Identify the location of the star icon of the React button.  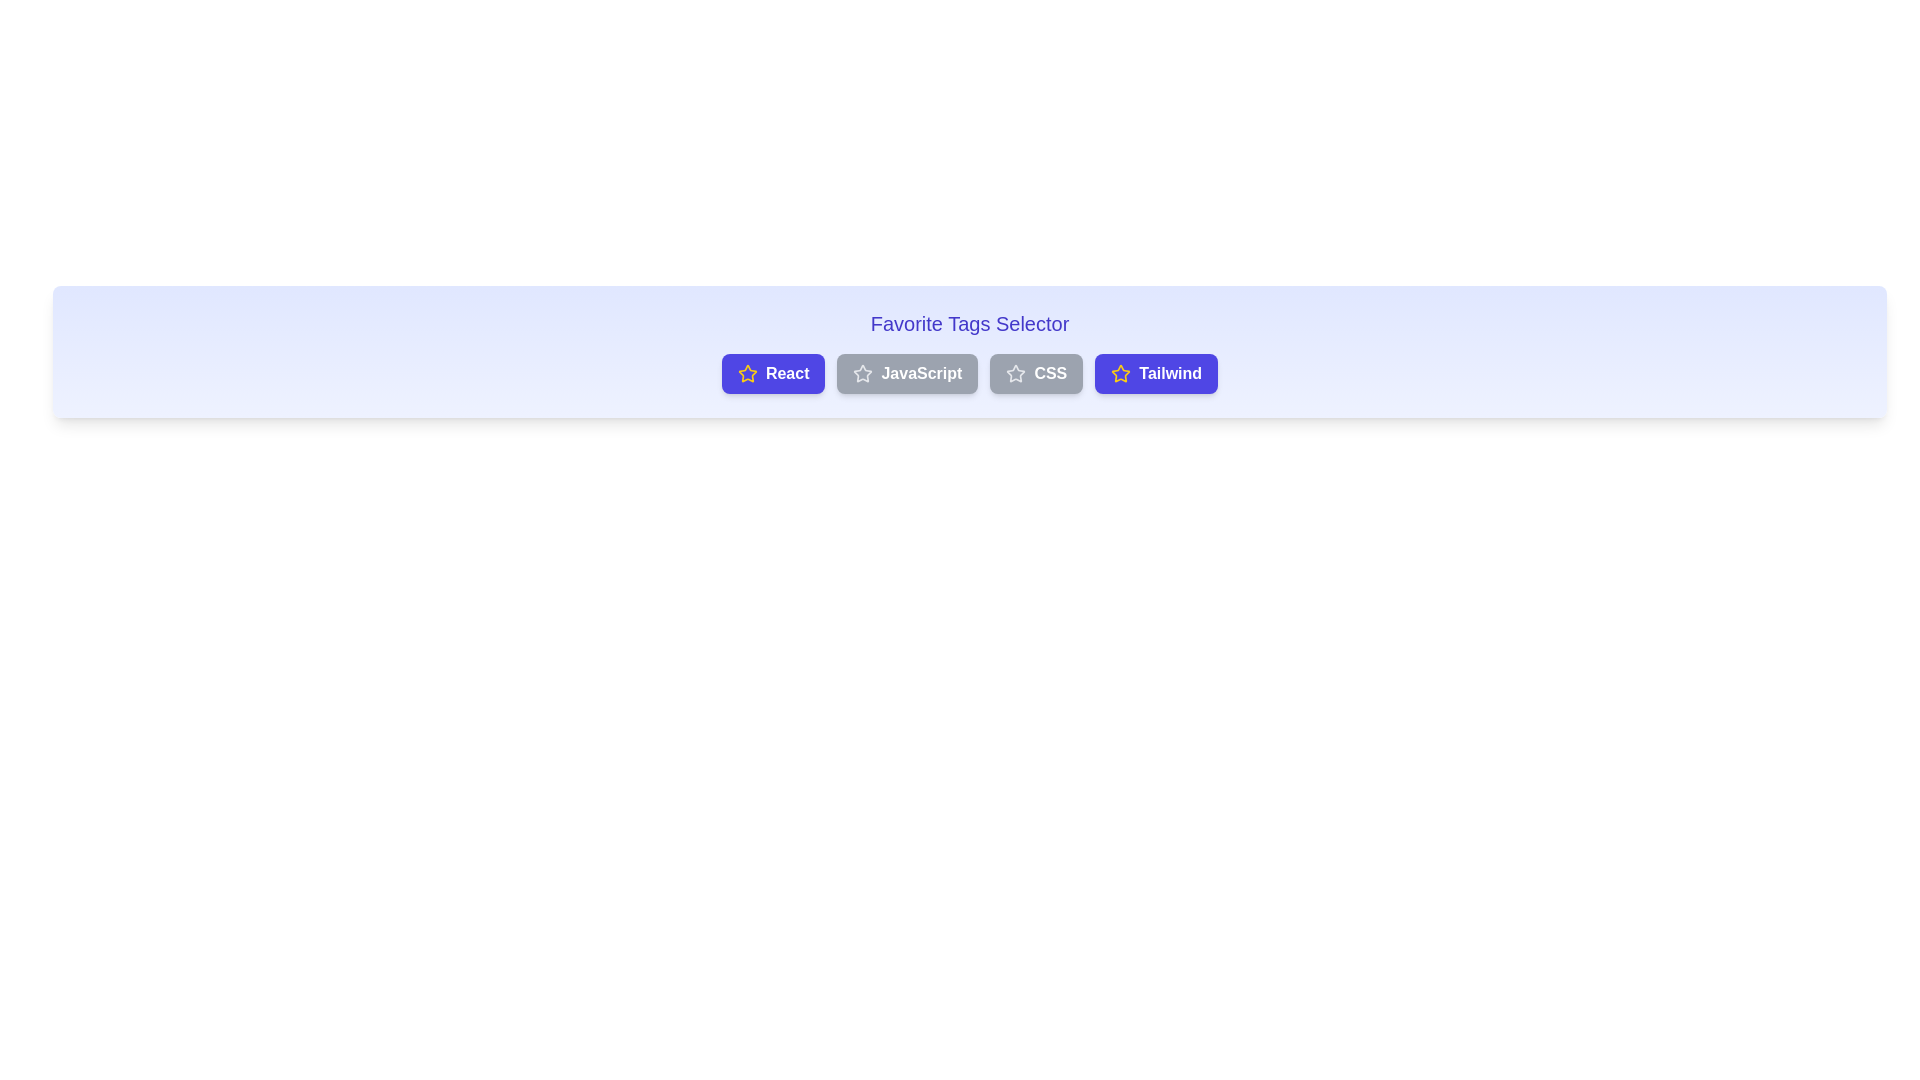
(746, 374).